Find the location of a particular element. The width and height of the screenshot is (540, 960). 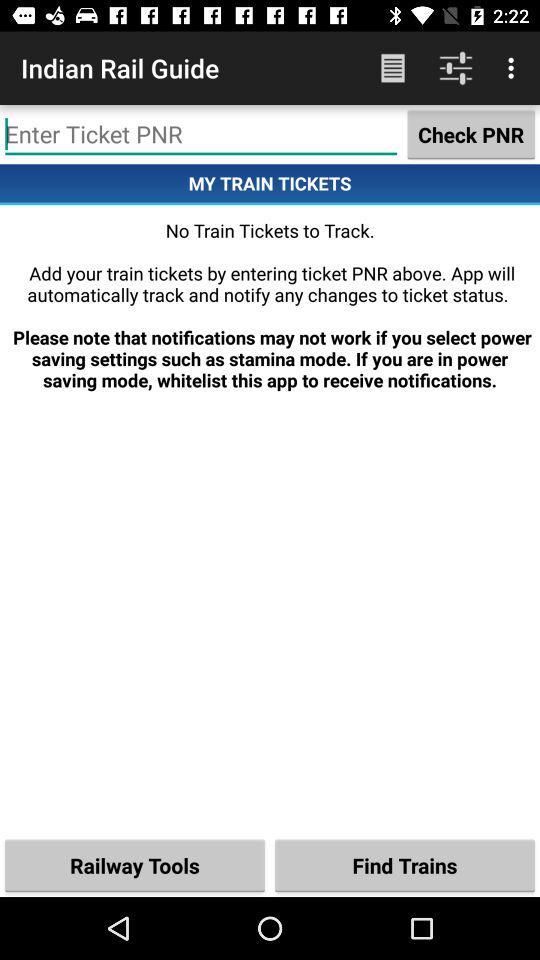

item at the bottom right corner is located at coordinates (405, 864).